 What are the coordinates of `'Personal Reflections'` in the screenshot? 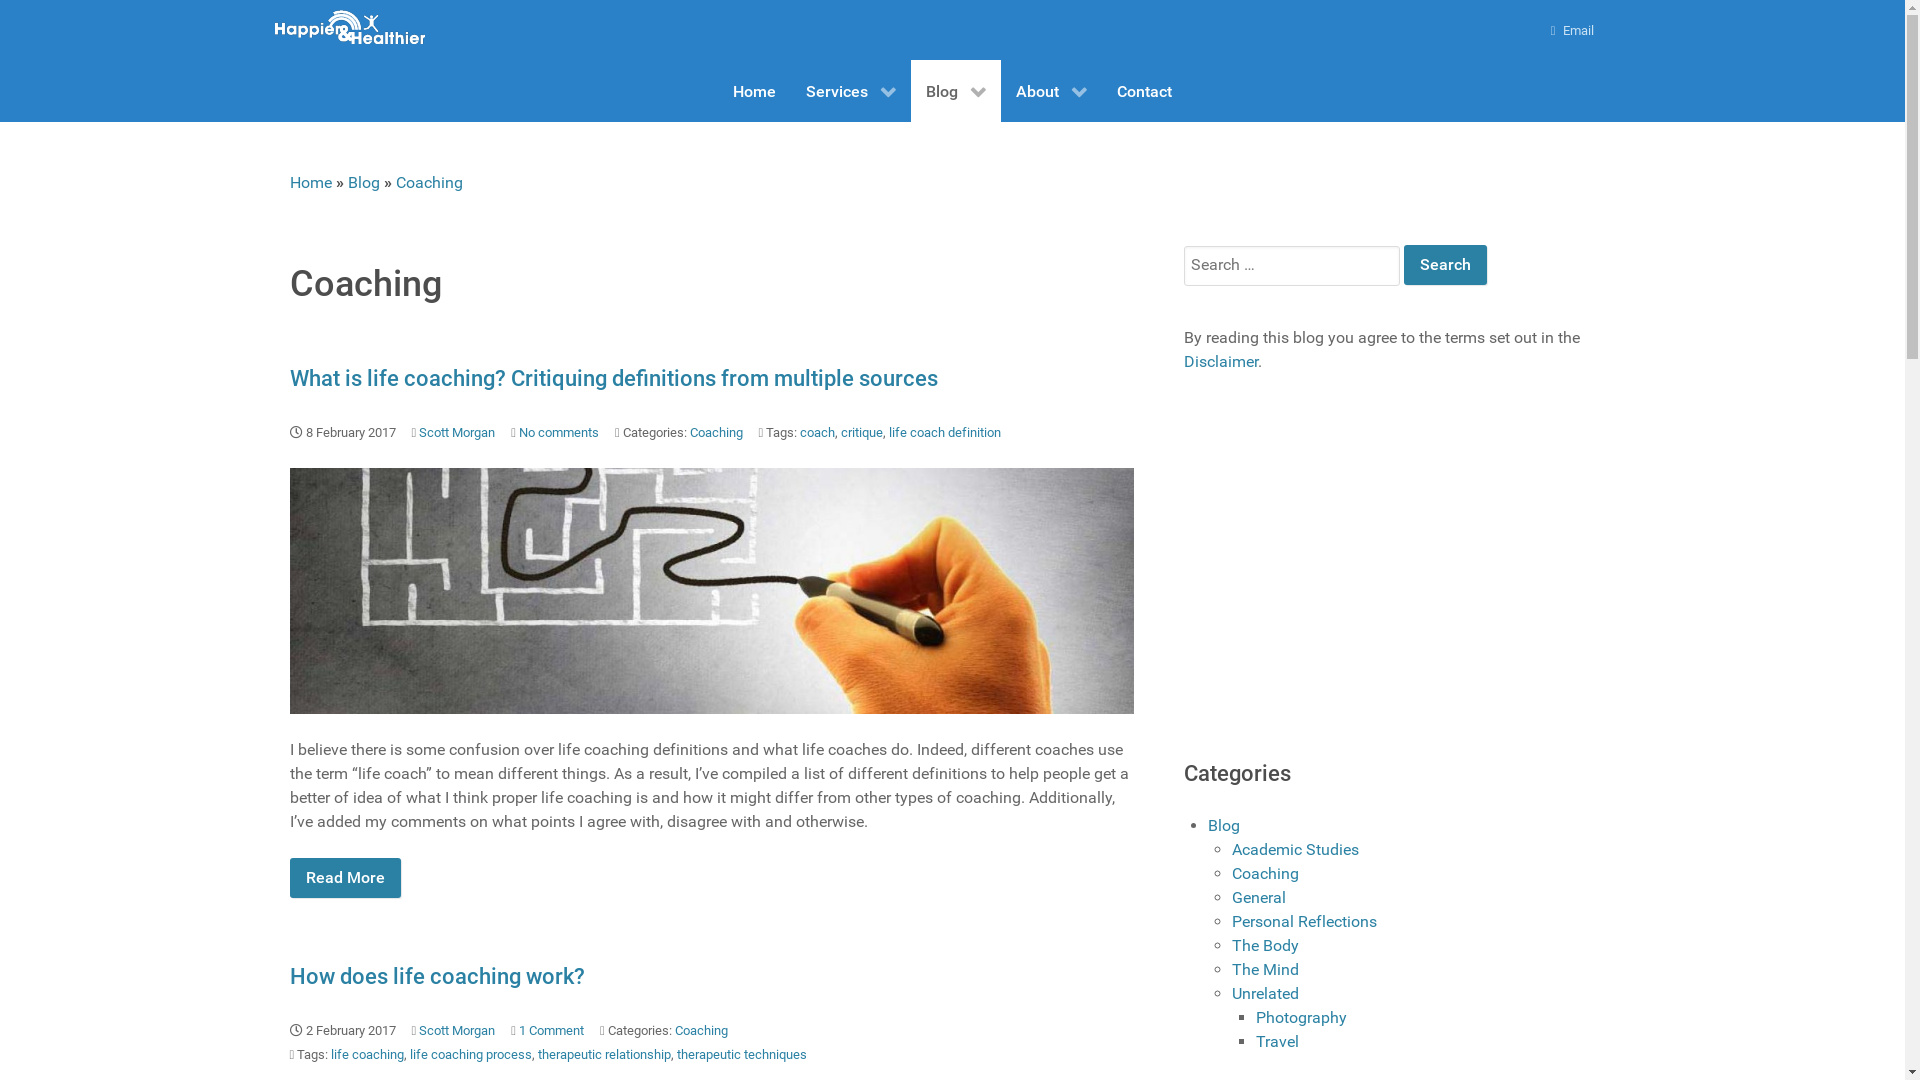 It's located at (1304, 921).